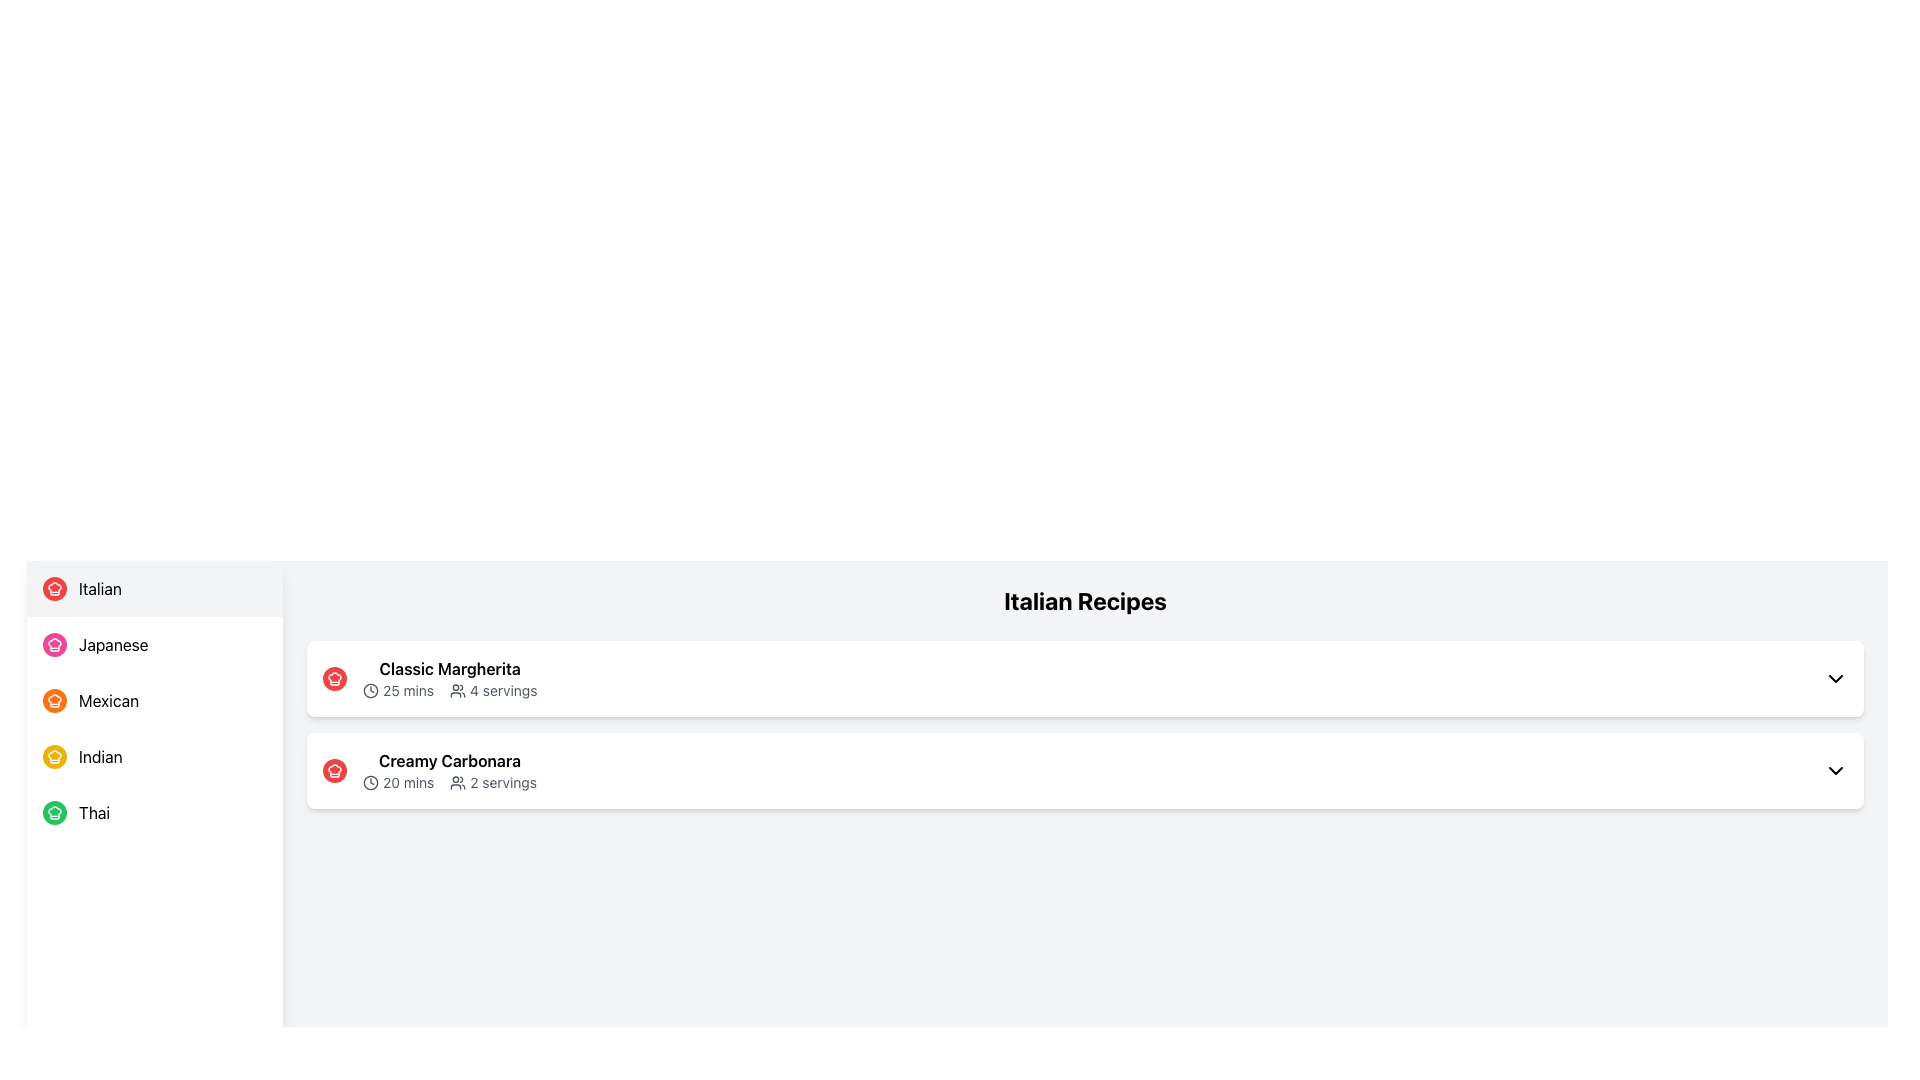 This screenshot has width=1920, height=1080. What do you see at coordinates (153, 588) in the screenshot?
I see `the 'Italian' cuisine selection button, which is the first item in the vertical list of cuisine options on the left side panel` at bounding box center [153, 588].